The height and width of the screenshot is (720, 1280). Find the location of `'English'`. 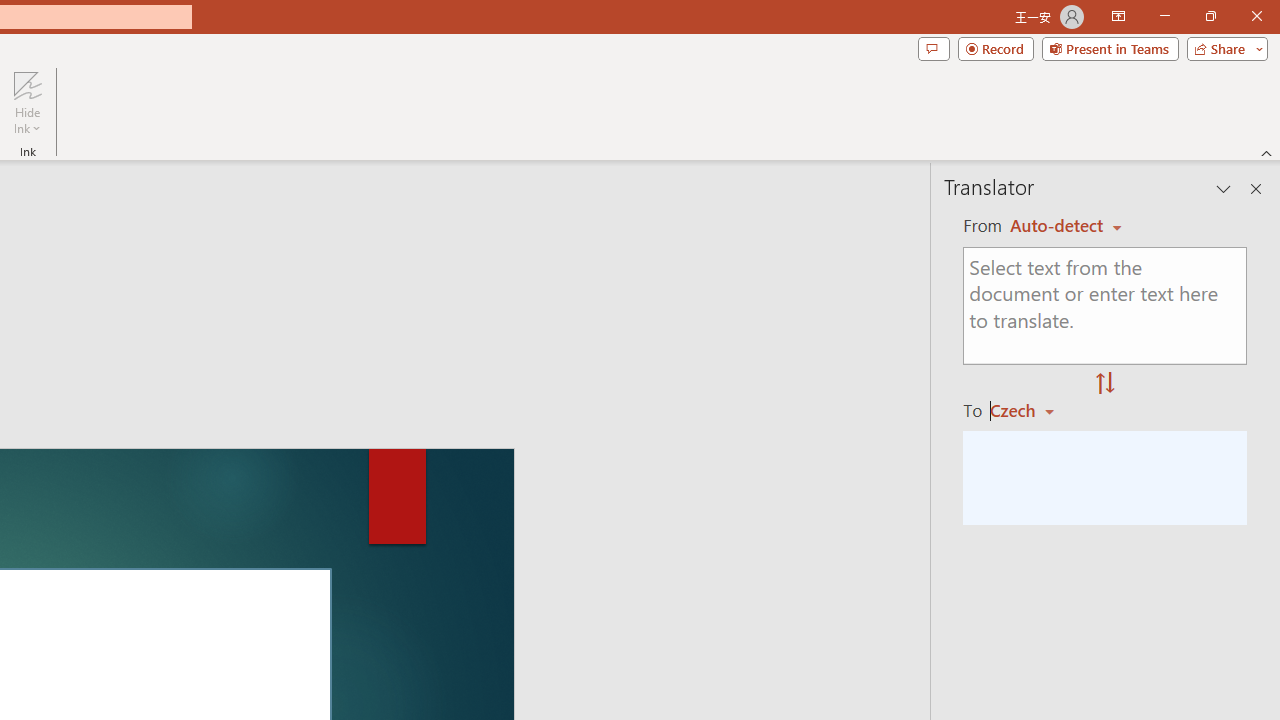

'English' is located at coordinates (1065, 225).